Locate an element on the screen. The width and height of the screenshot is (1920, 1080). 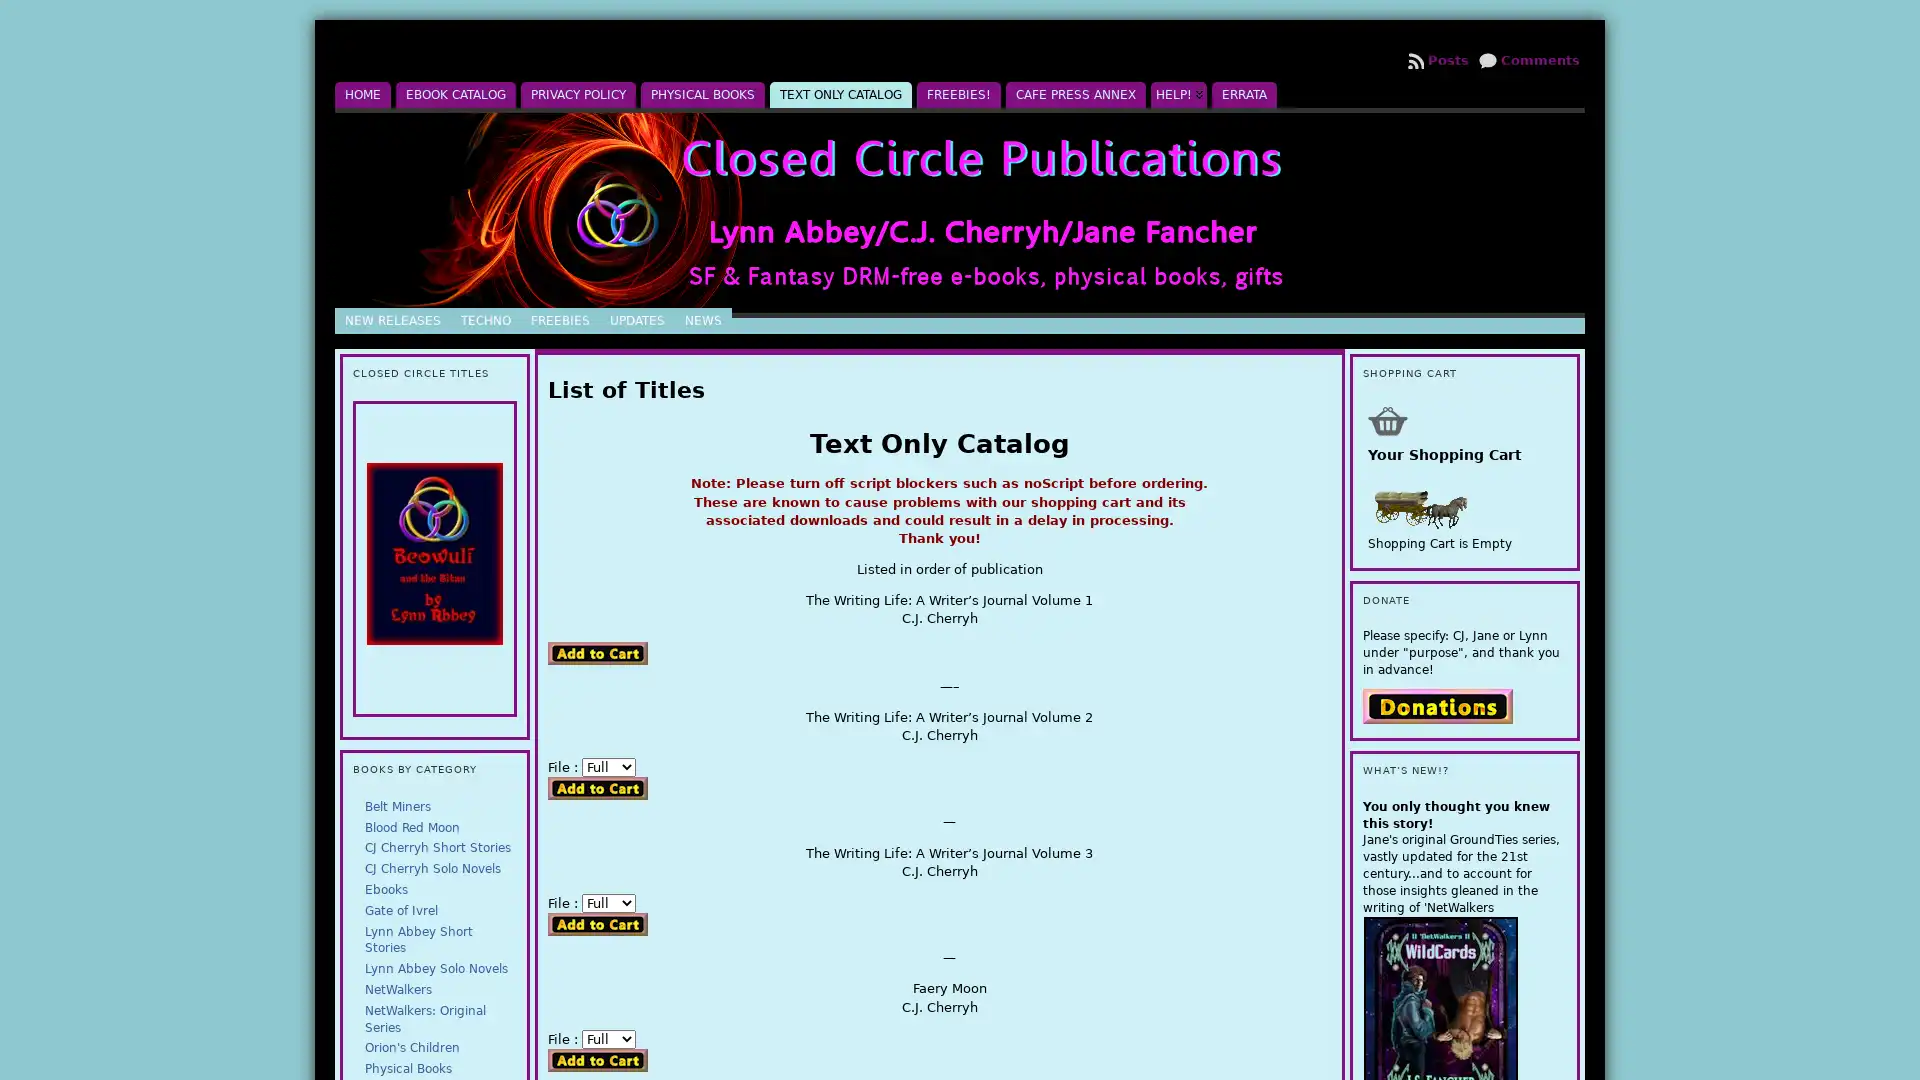
Add to Cart is located at coordinates (597, 924).